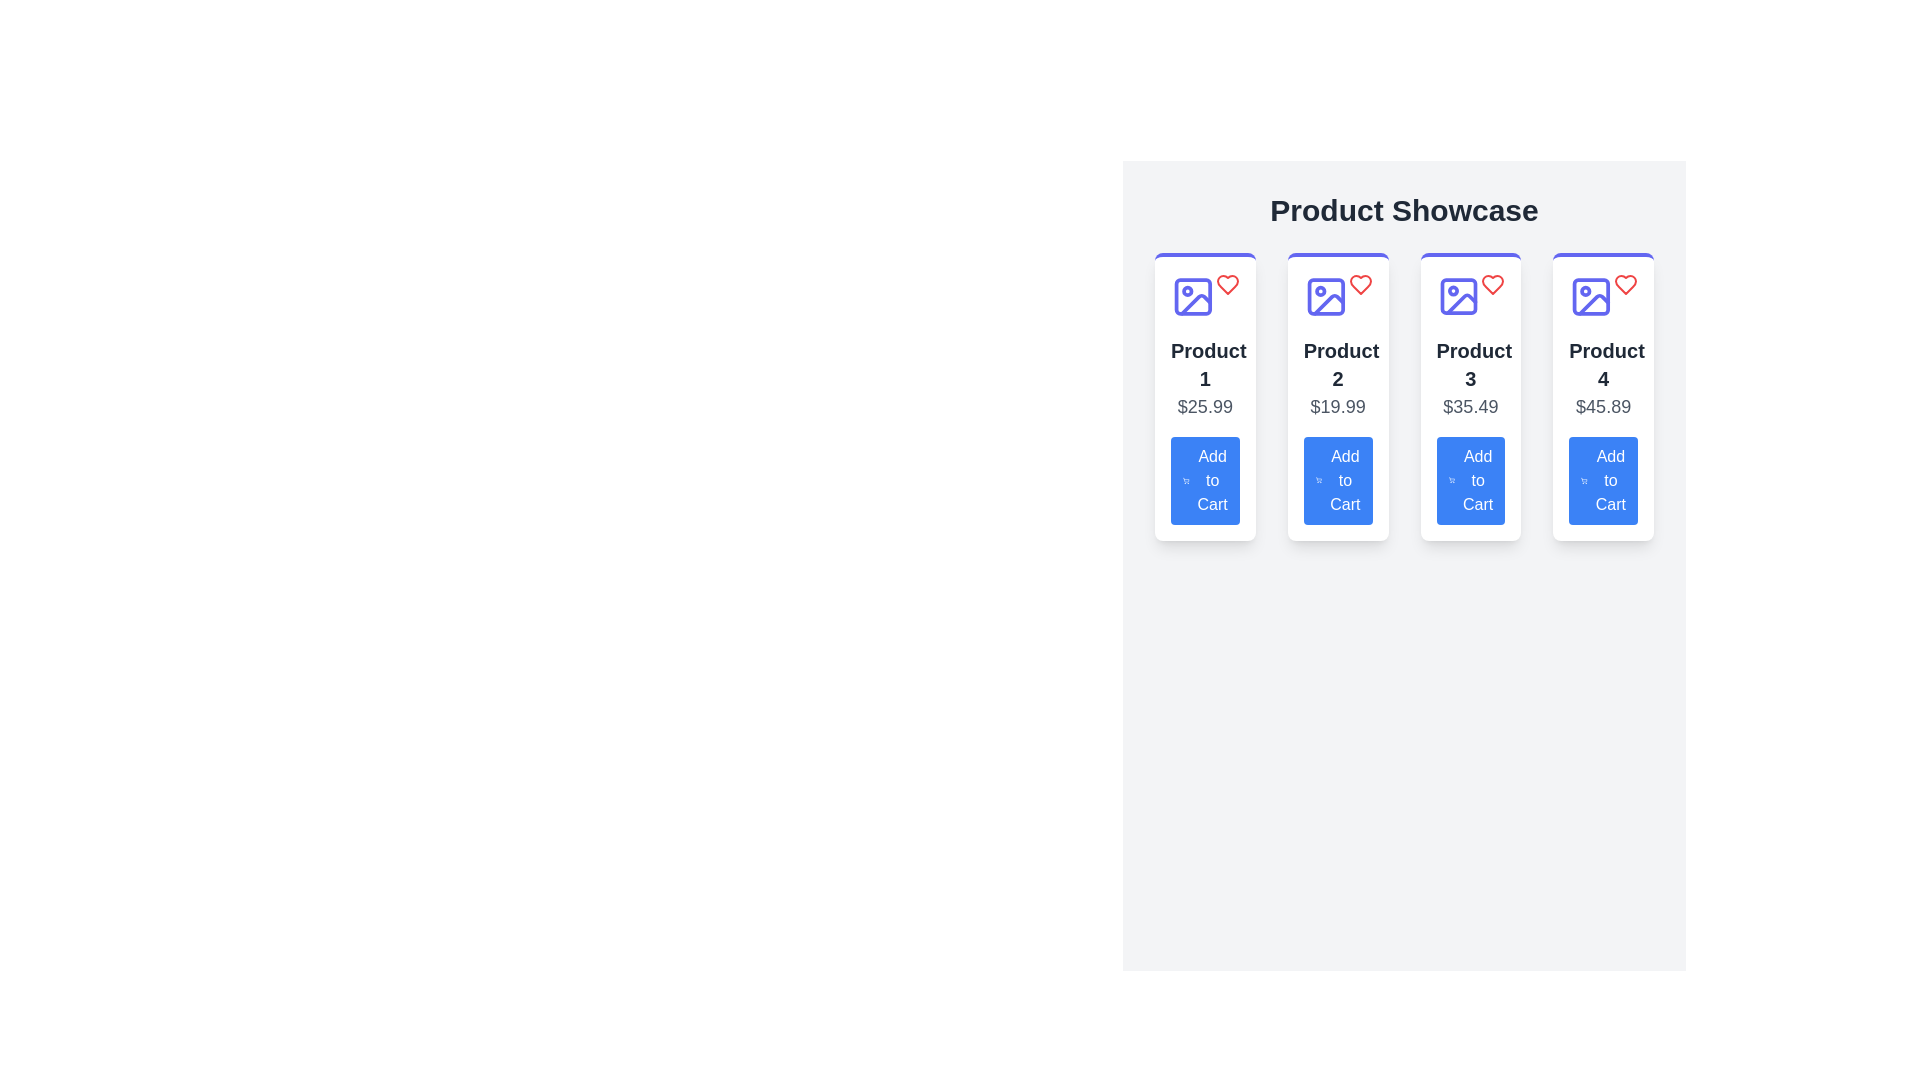 The width and height of the screenshot is (1920, 1080). What do you see at coordinates (1603, 365) in the screenshot?
I see `the text label that displays the product title located in the fourth column of the grid, positioned above the price amount` at bounding box center [1603, 365].